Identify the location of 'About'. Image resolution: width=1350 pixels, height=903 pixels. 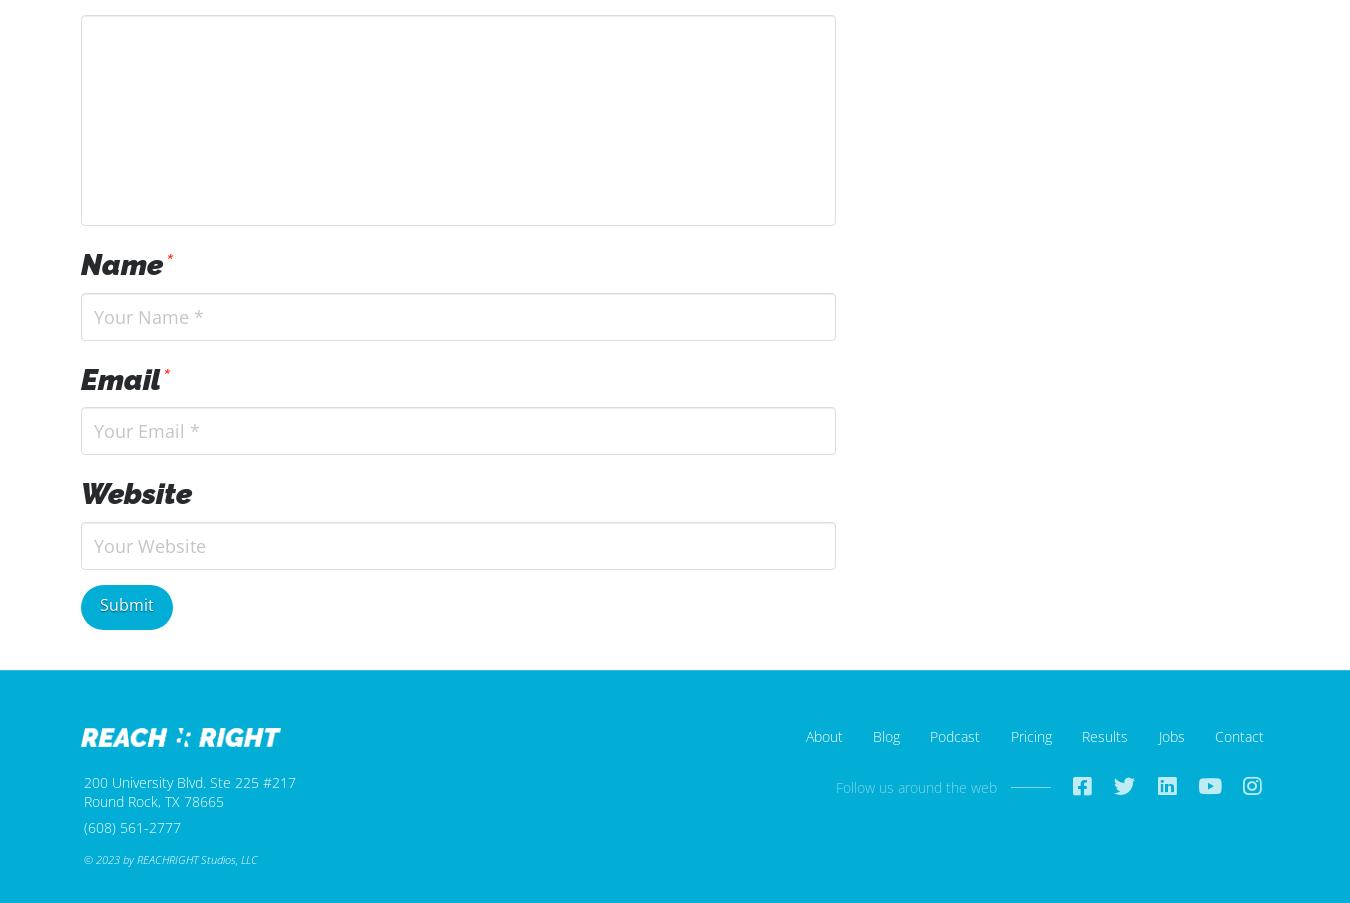
(823, 736).